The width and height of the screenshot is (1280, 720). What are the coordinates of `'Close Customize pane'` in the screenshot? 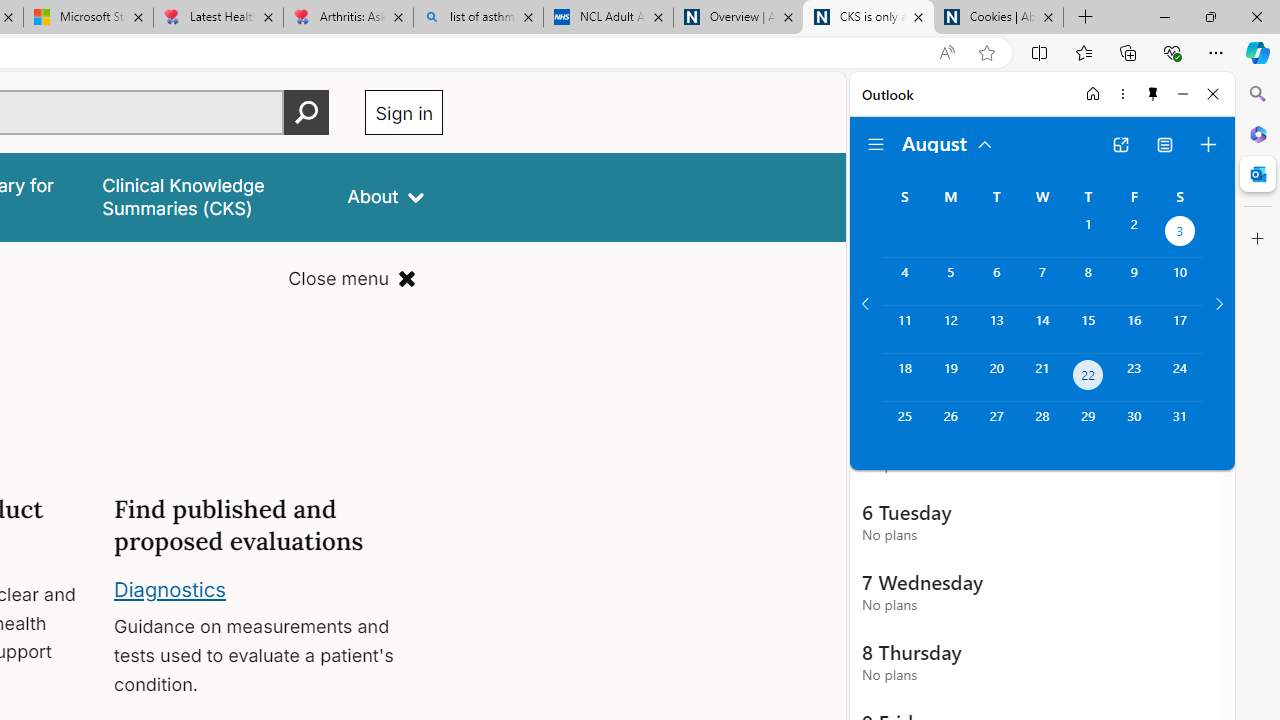 It's located at (1257, 238).